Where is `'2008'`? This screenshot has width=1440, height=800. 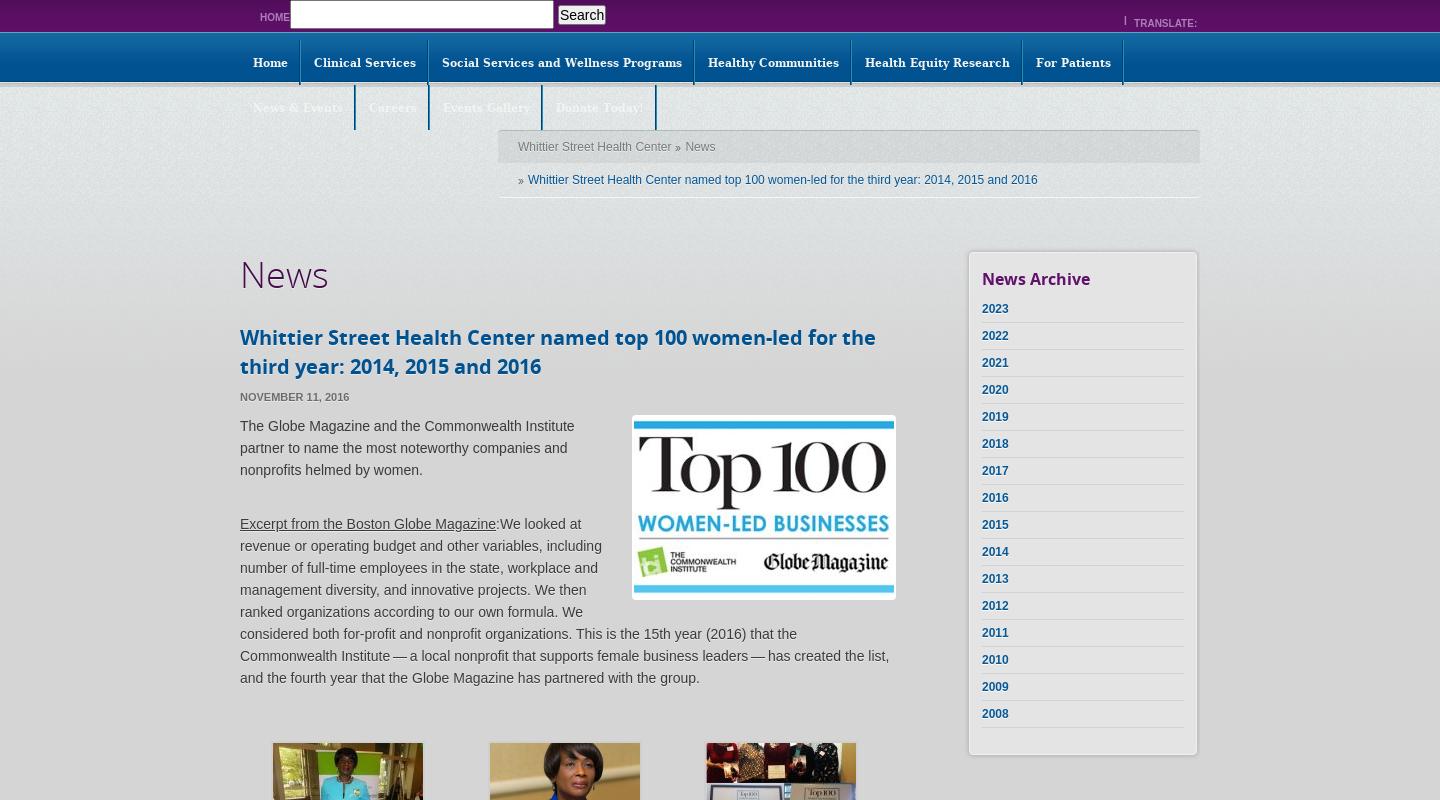
'2008' is located at coordinates (994, 713).